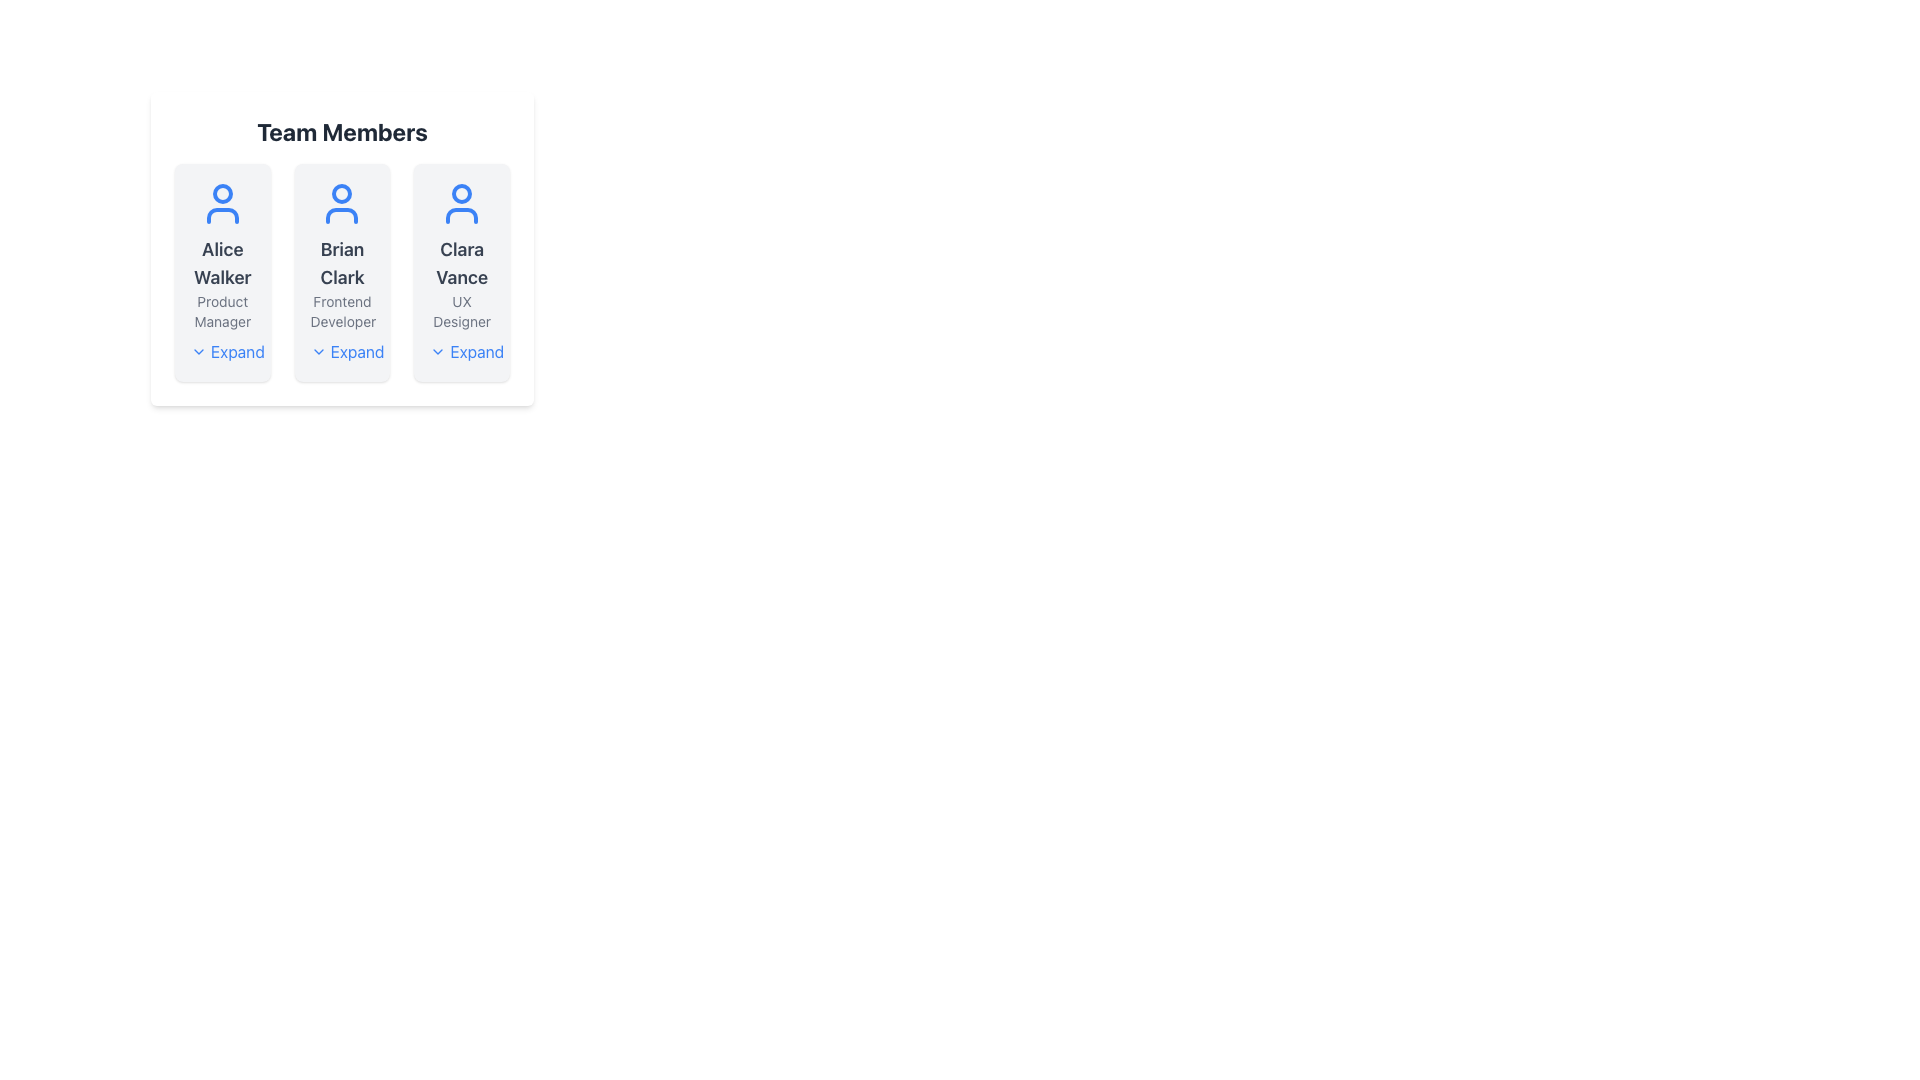 This screenshot has height=1080, width=1920. What do you see at coordinates (227, 350) in the screenshot?
I see `the 'Expand' button with a blue color and a downward chevron icon` at bounding box center [227, 350].